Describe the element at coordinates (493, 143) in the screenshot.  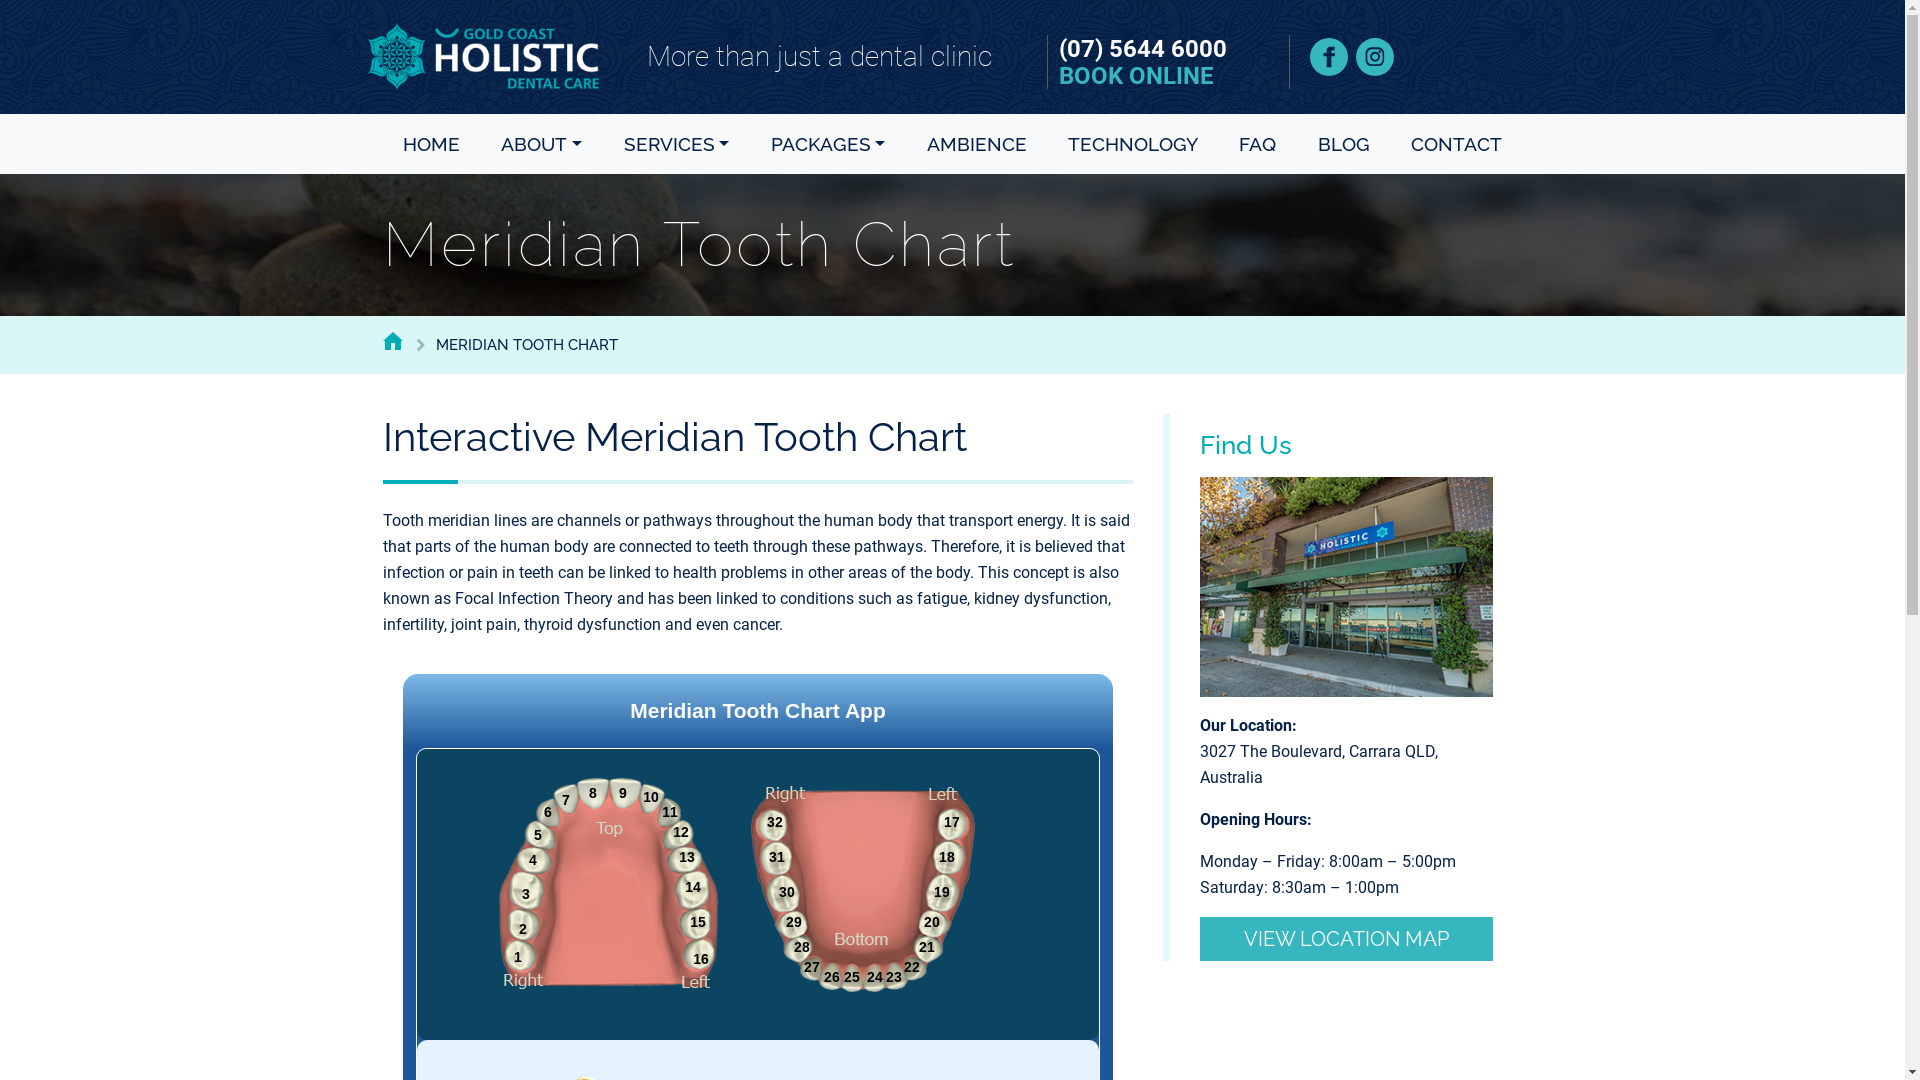
I see `'ABOUT'` at that location.